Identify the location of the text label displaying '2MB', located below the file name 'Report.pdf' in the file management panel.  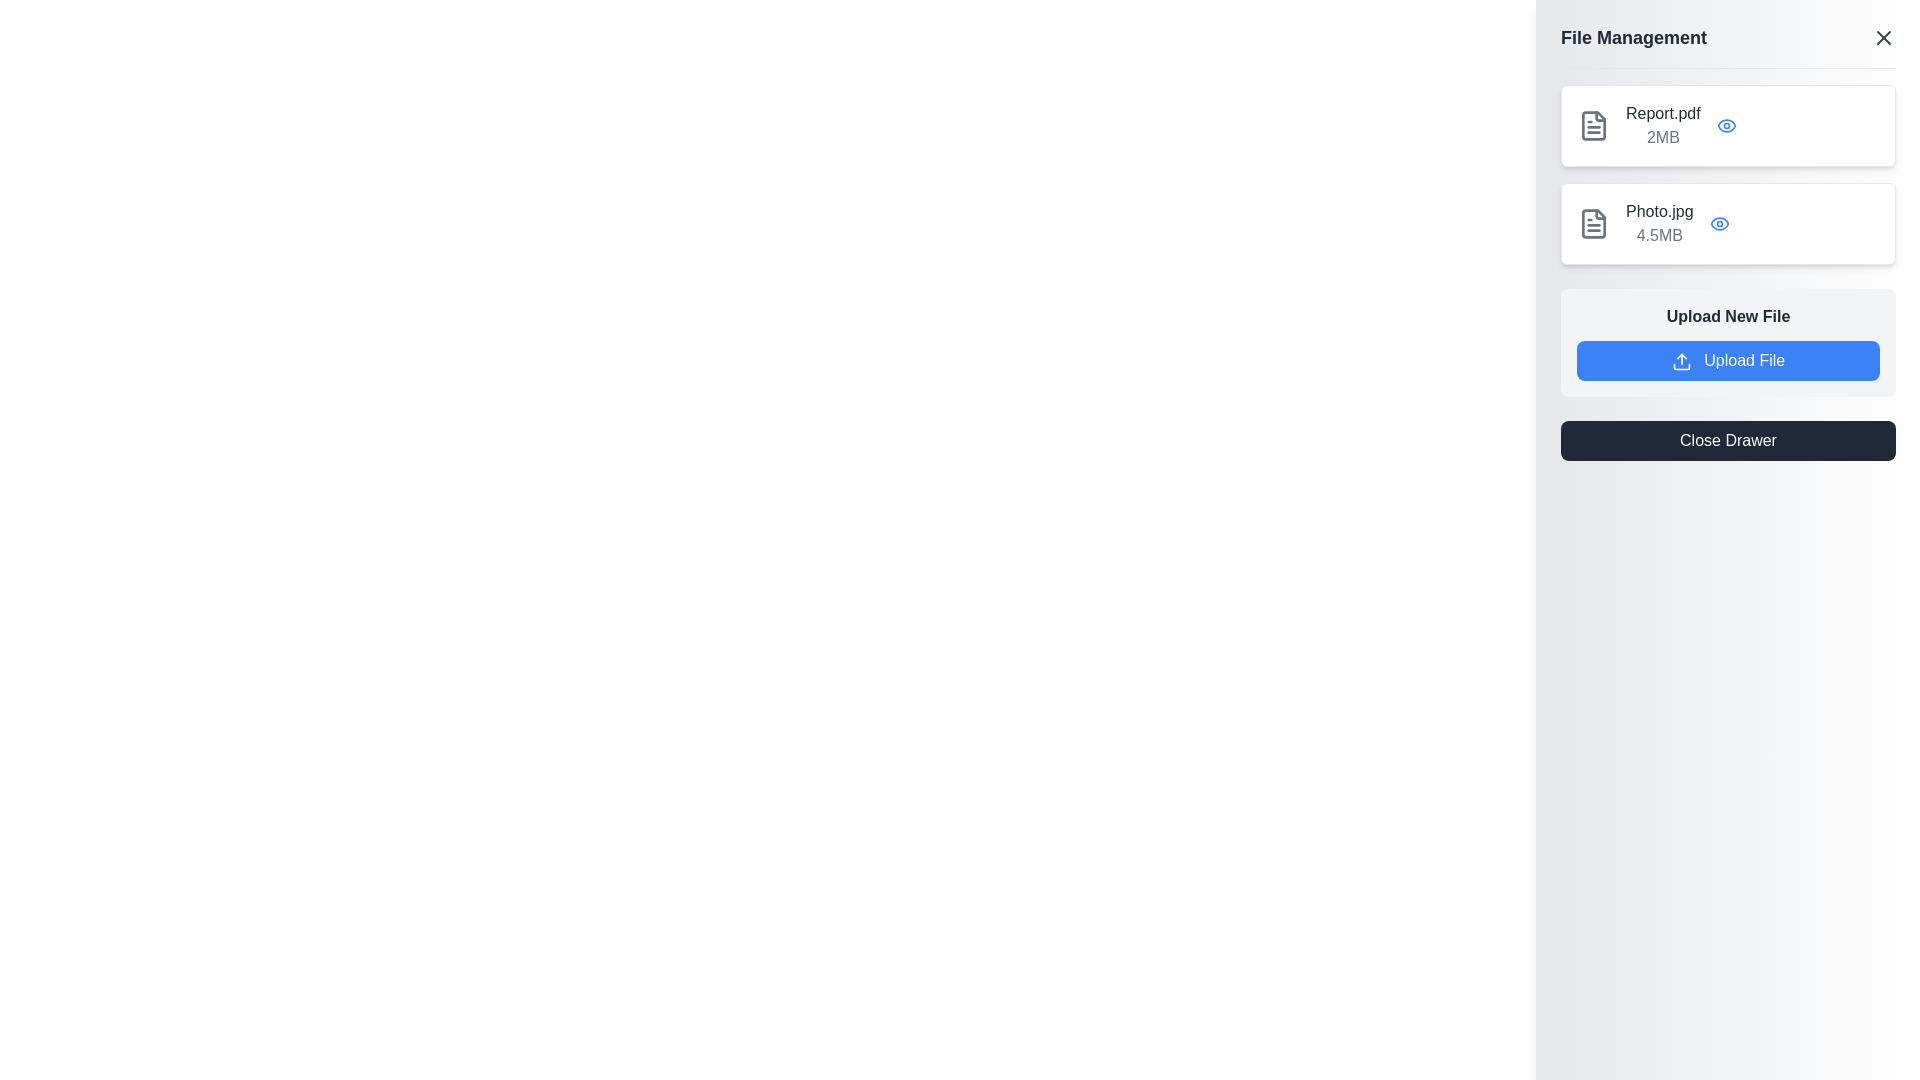
(1663, 137).